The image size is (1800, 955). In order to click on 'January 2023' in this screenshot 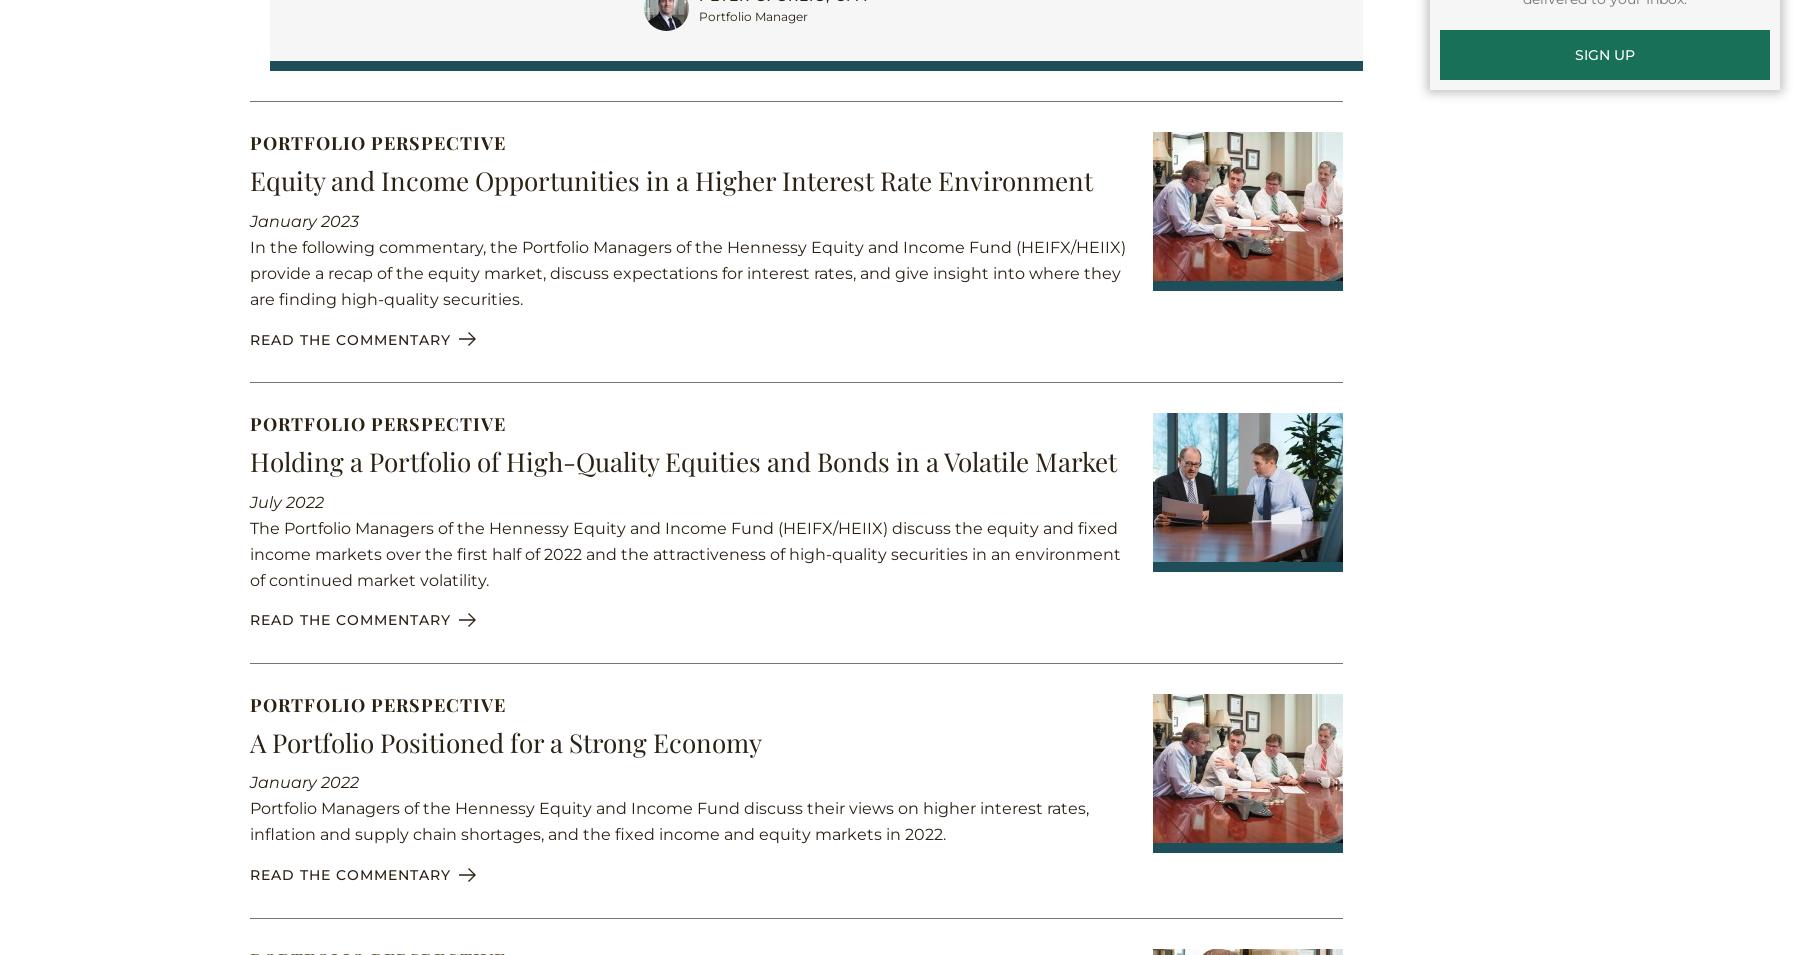, I will do `click(303, 220)`.